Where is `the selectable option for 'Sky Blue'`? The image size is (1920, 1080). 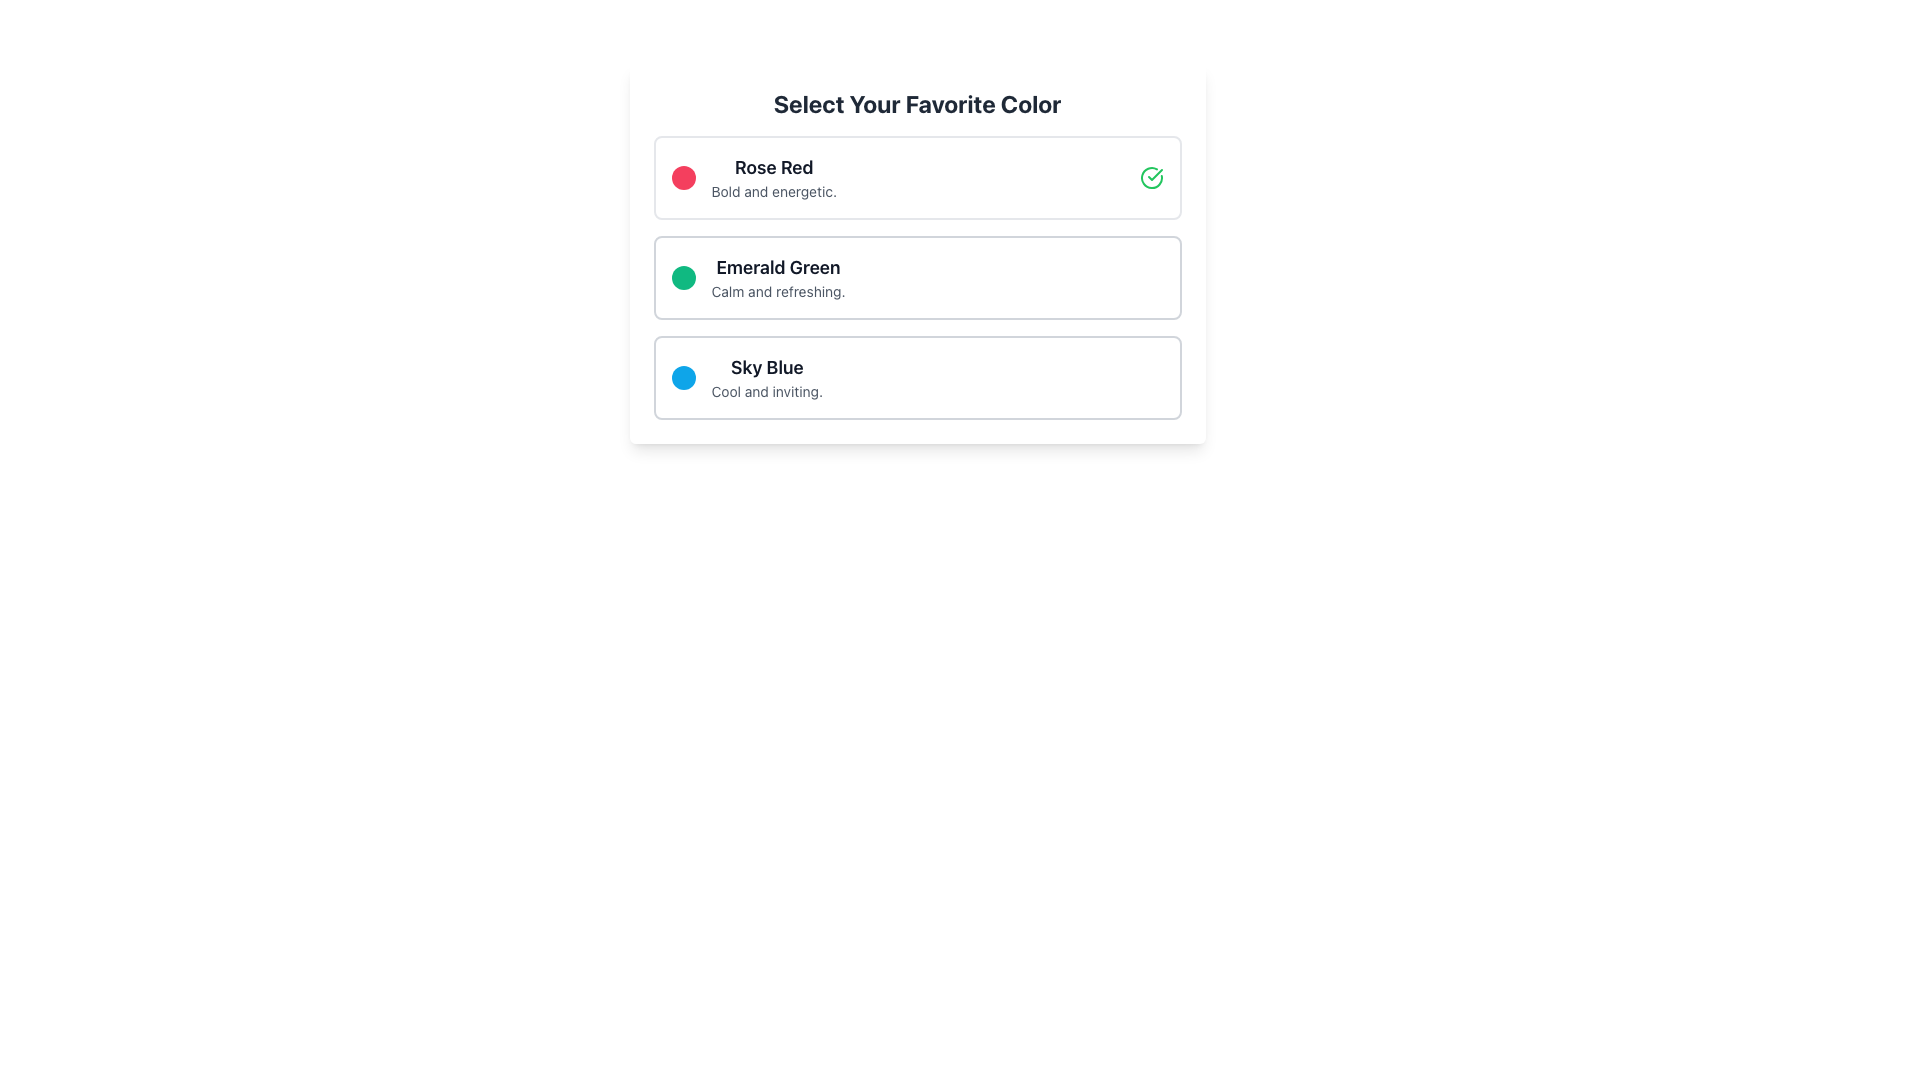
the selectable option for 'Sky Blue' is located at coordinates (916, 378).